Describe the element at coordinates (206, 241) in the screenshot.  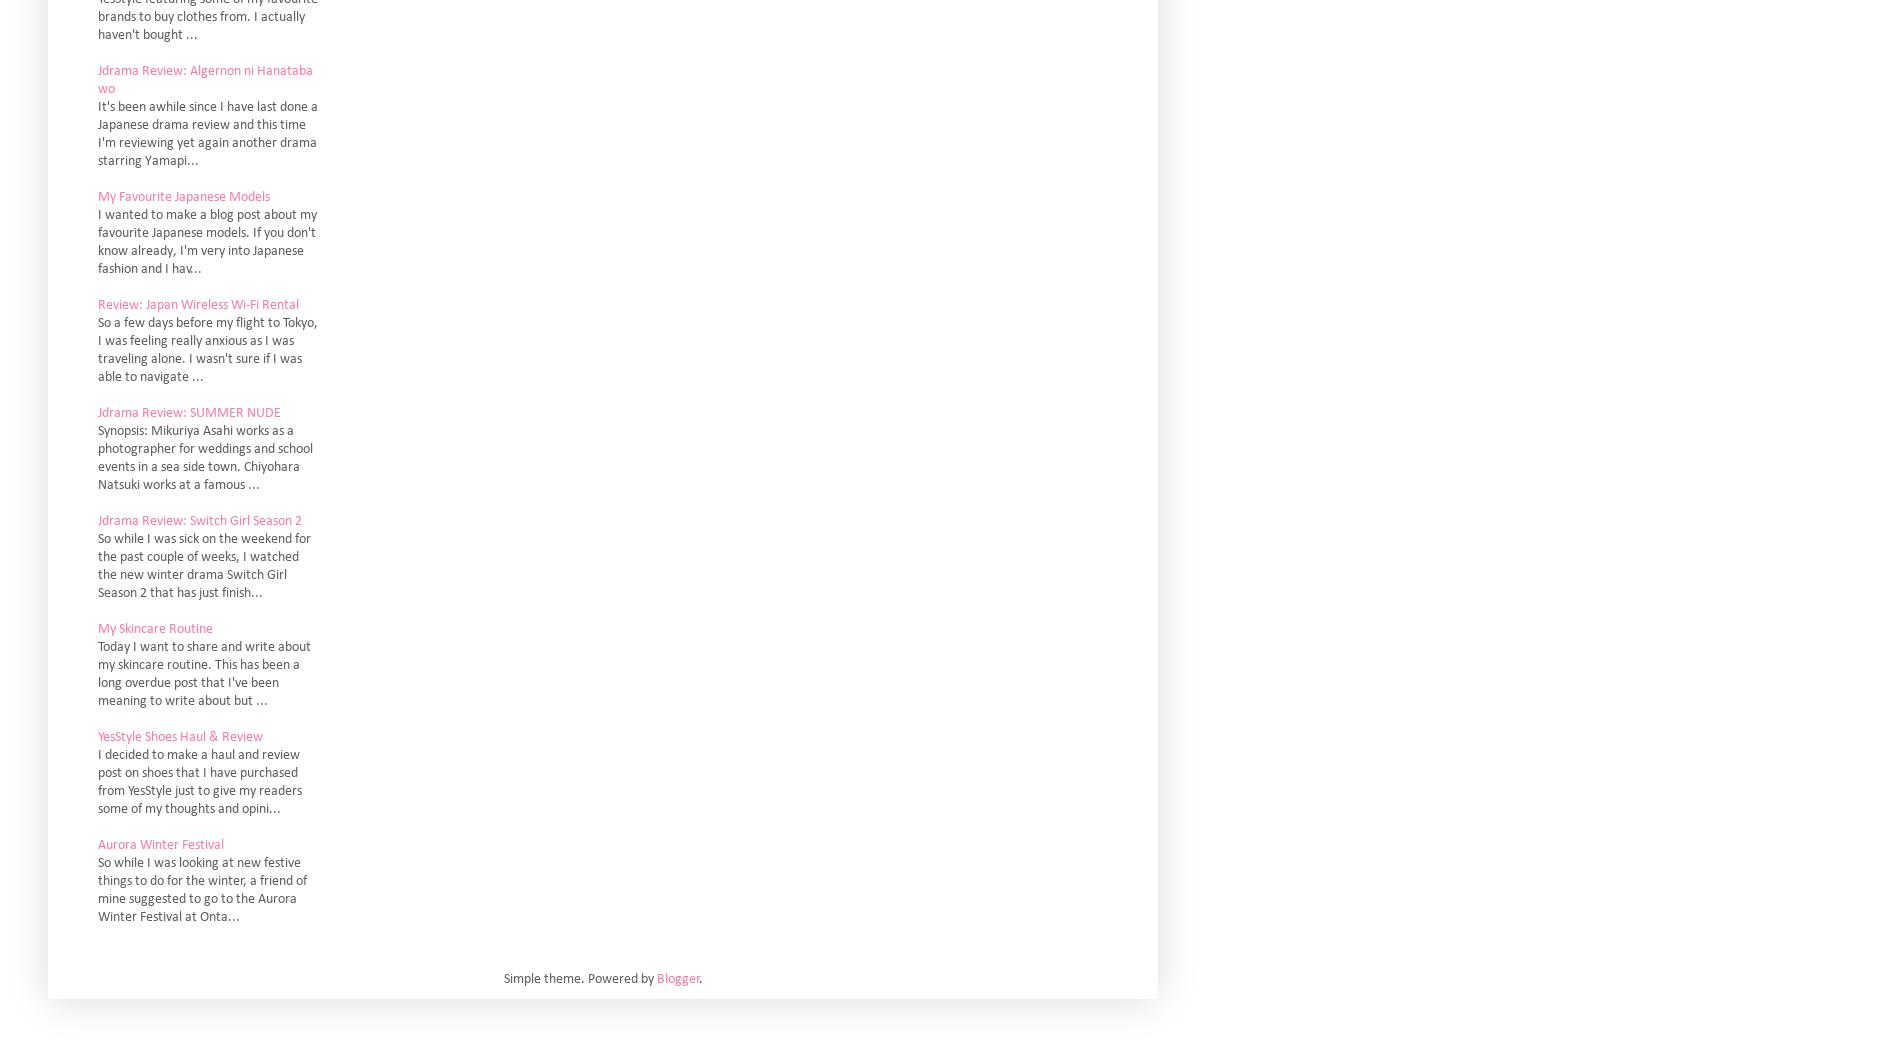
I see `'I wanted to make a blog post about my favourite Japanese models. If you don't know already, I'm very into Japanese fashion and I hav...'` at that location.